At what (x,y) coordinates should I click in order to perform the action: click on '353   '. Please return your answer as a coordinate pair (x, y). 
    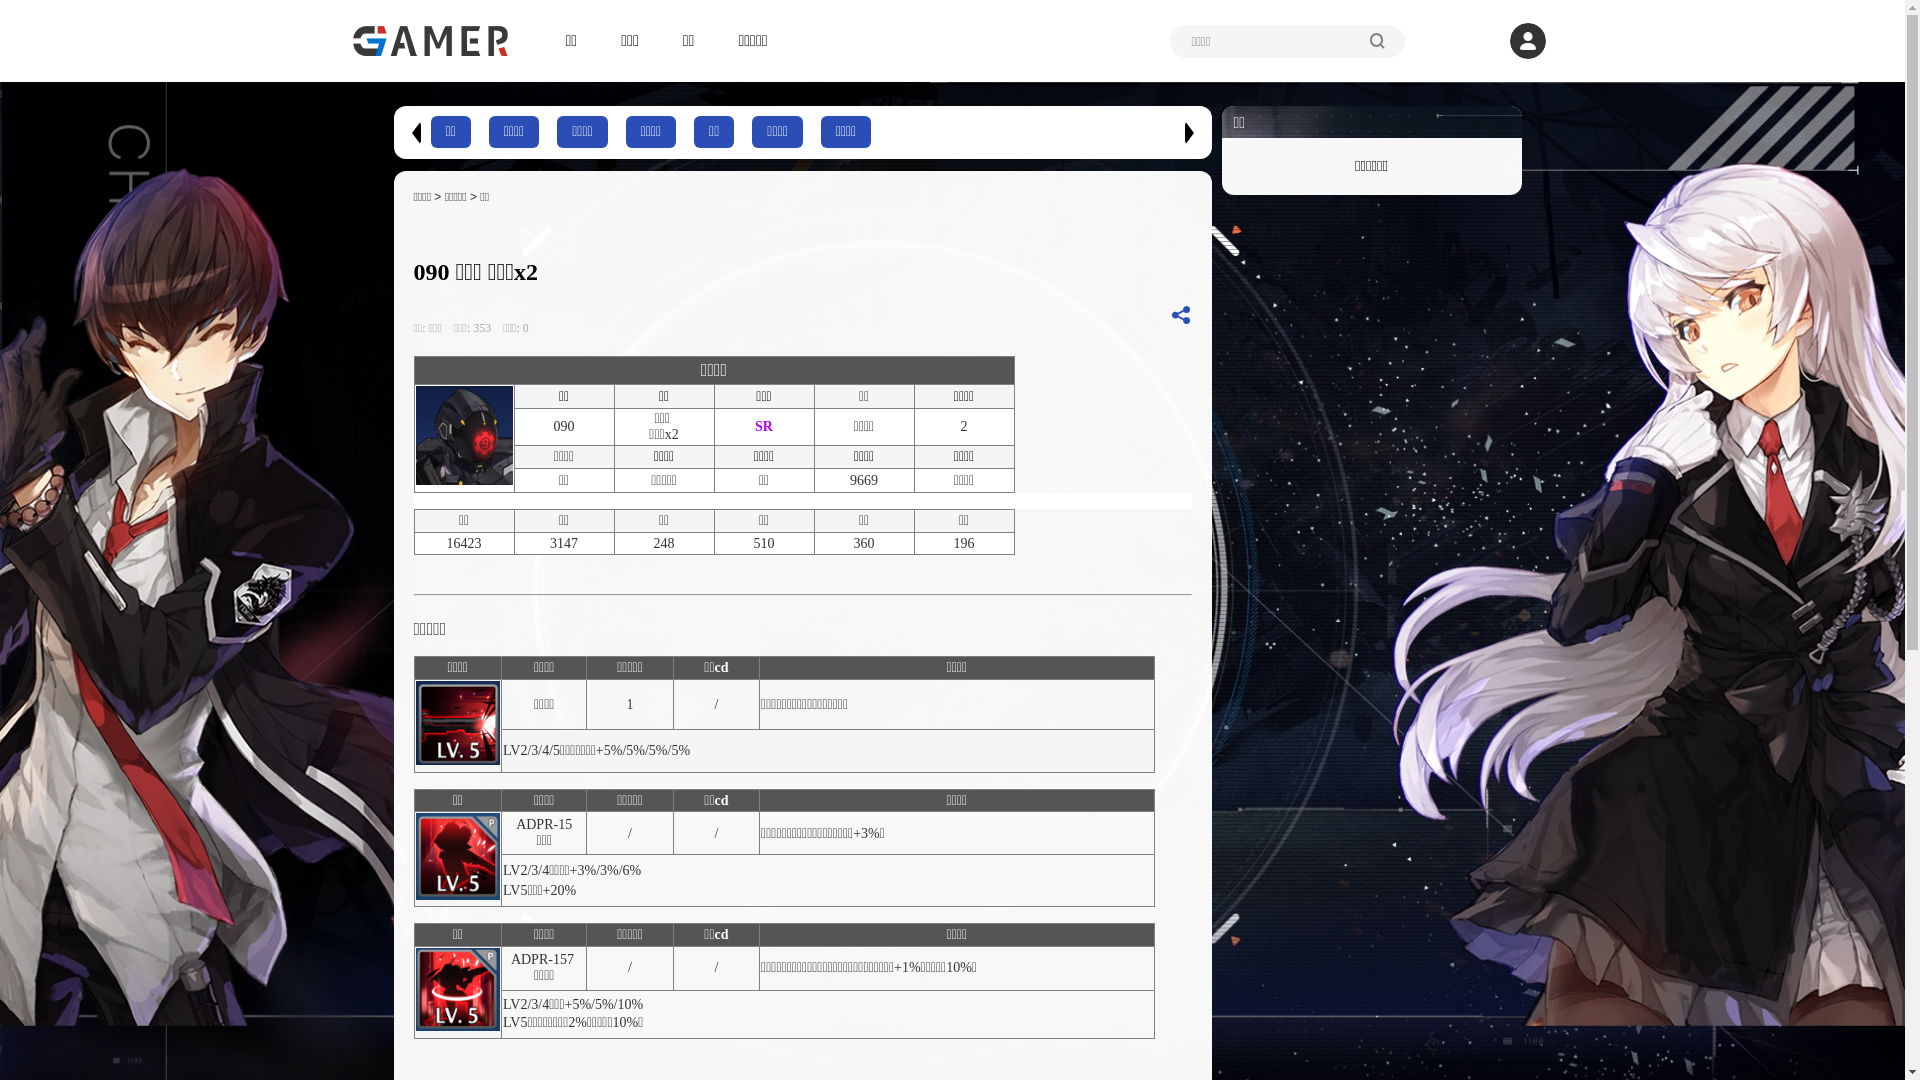
    Looking at the image, I should click on (486, 326).